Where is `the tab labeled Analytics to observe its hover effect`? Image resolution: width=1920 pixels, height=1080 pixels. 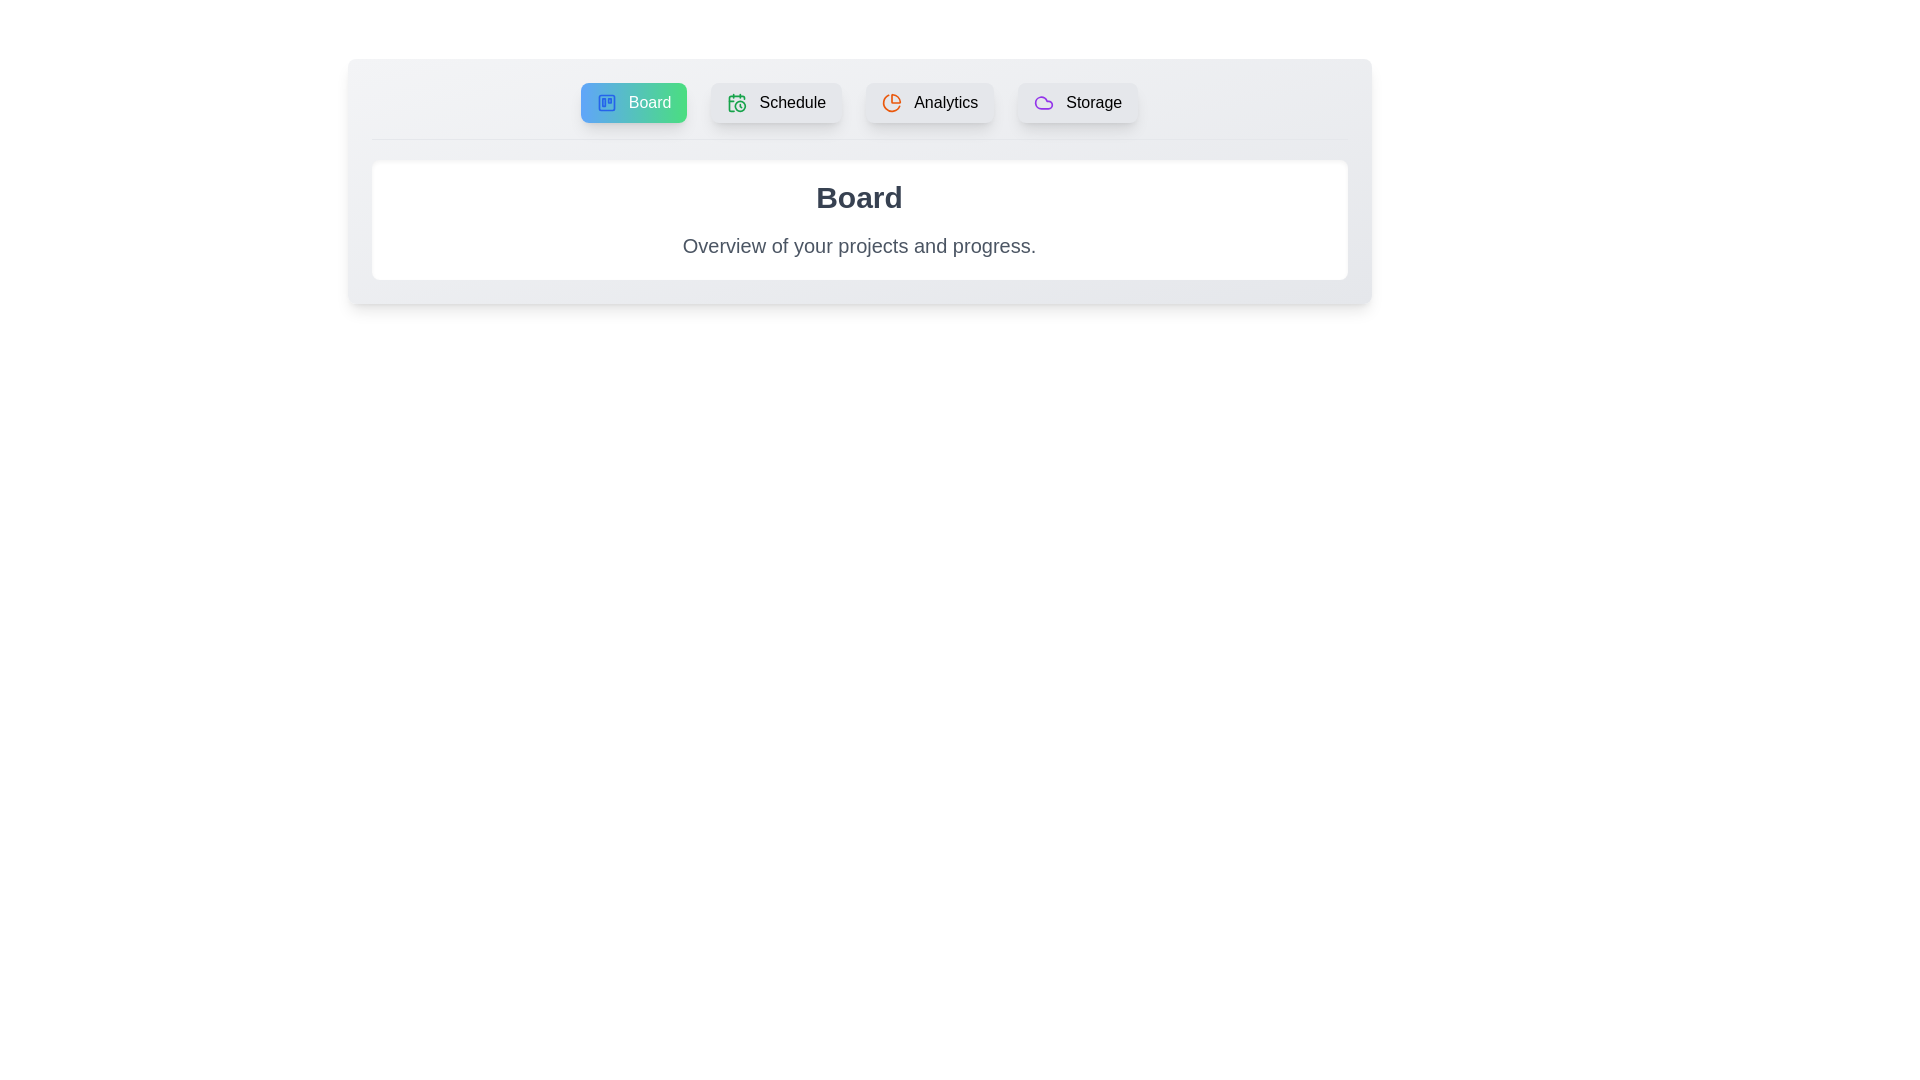 the tab labeled Analytics to observe its hover effect is located at coordinates (929, 103).